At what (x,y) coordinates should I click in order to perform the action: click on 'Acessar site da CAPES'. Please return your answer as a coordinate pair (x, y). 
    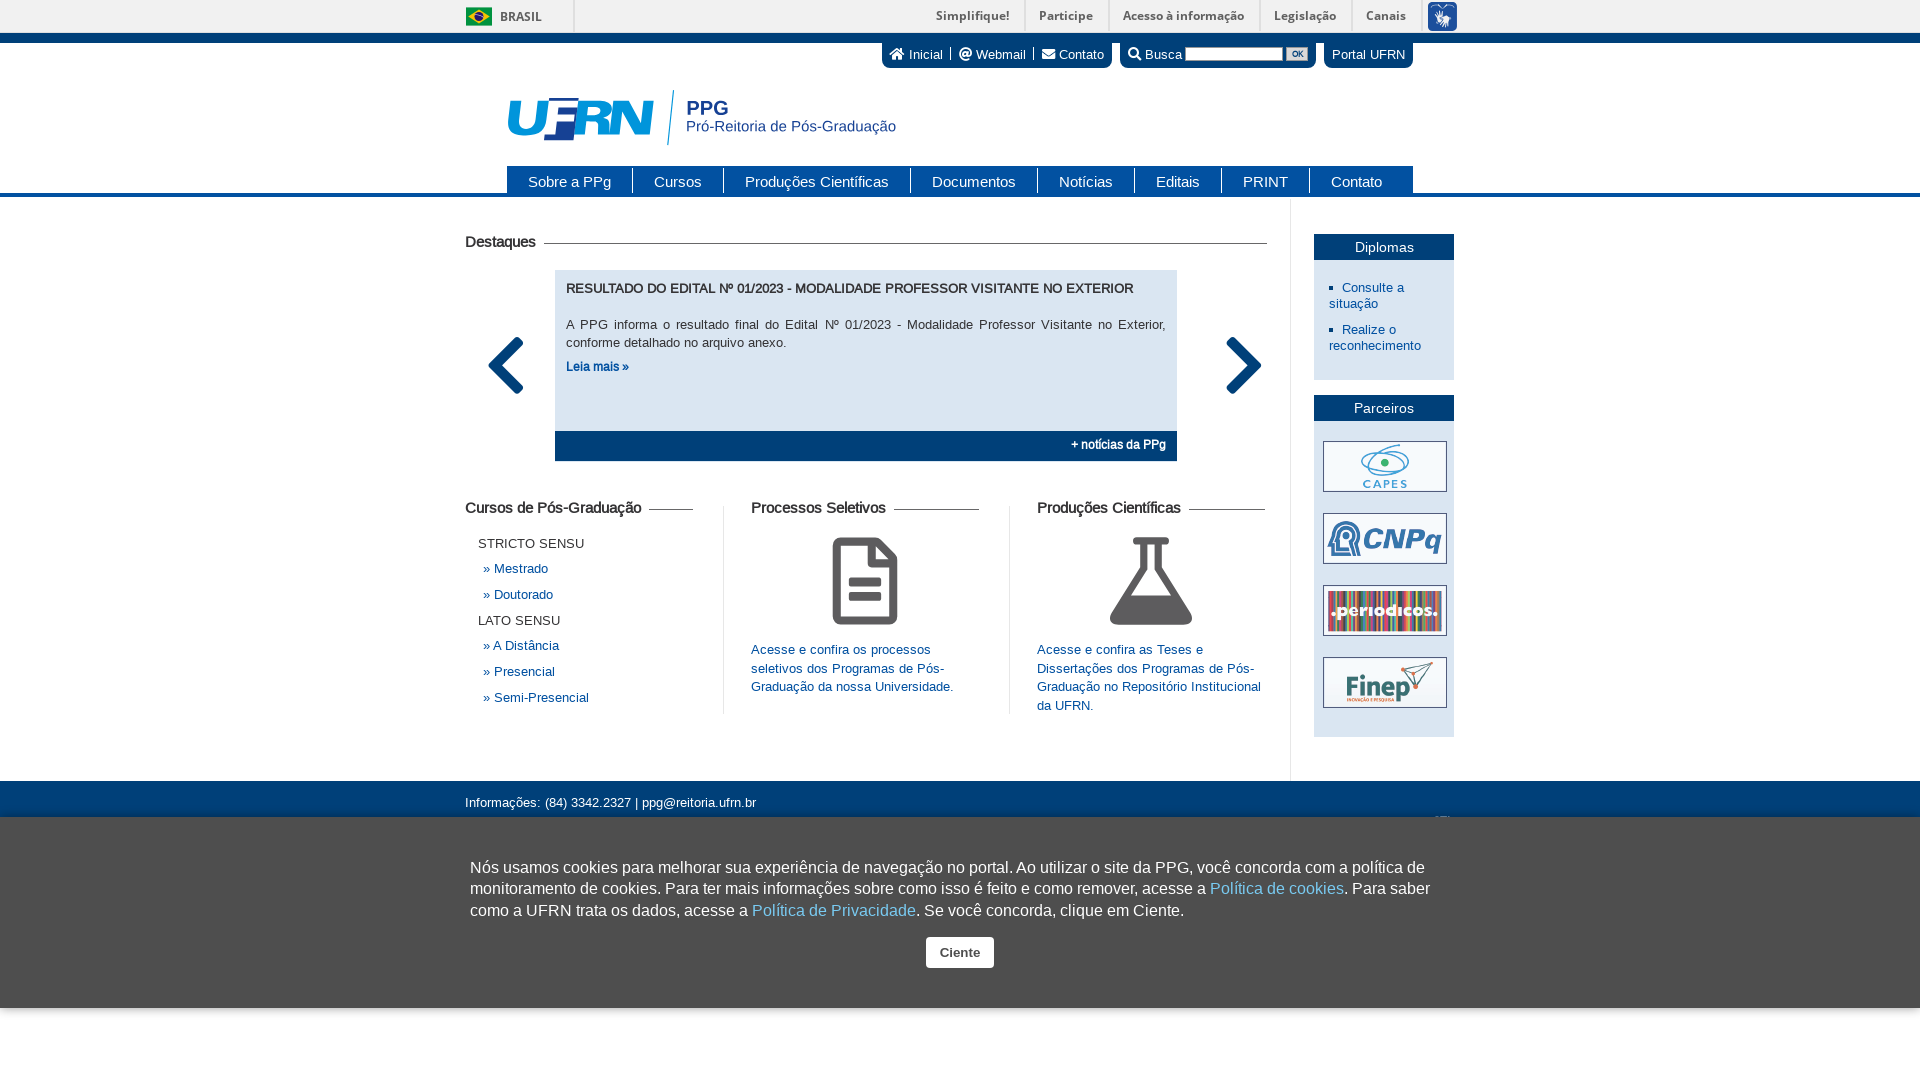
    Looking at the image, I should click on (1382, 477).